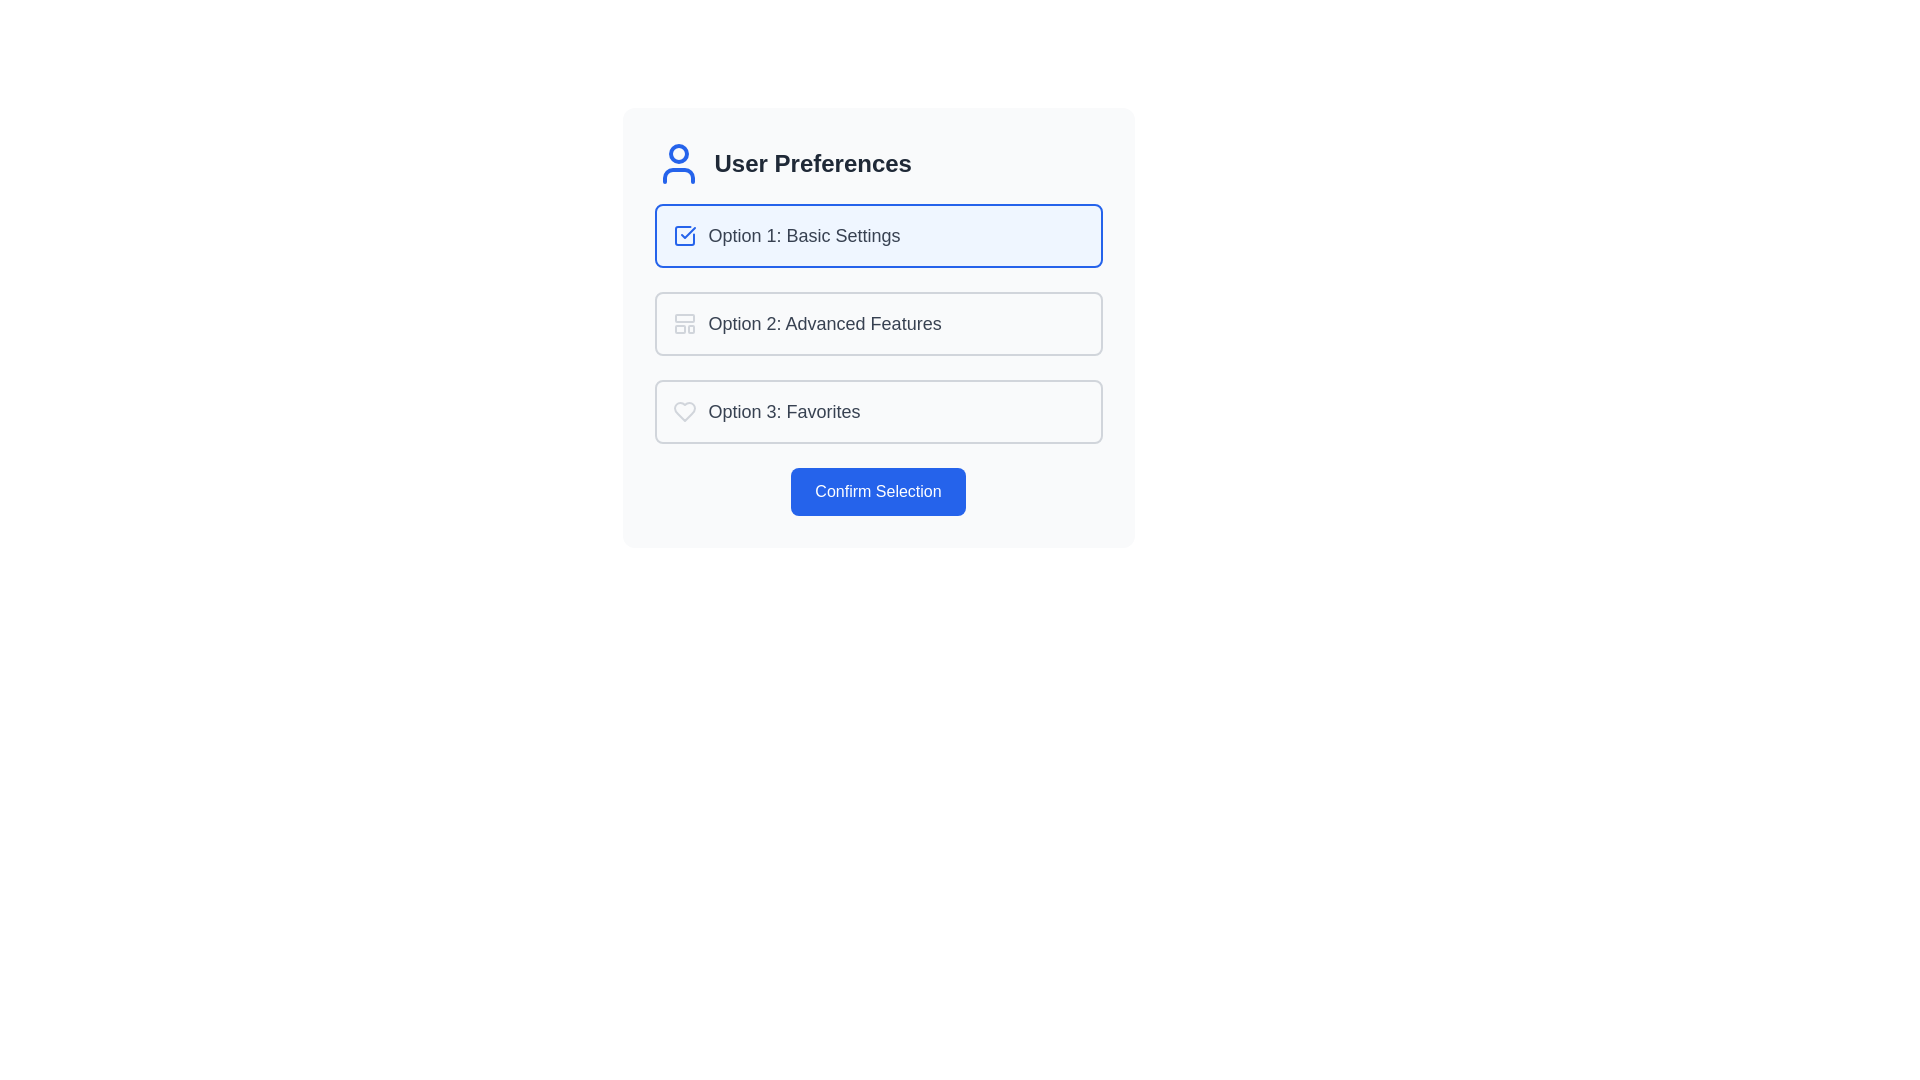 The image size is (1920, 1080). I want to click on the selection indicator icon within the checkbox-like component located in the first selectable option card labeled 'Option 1: Basic Settings', so click(684, 234).